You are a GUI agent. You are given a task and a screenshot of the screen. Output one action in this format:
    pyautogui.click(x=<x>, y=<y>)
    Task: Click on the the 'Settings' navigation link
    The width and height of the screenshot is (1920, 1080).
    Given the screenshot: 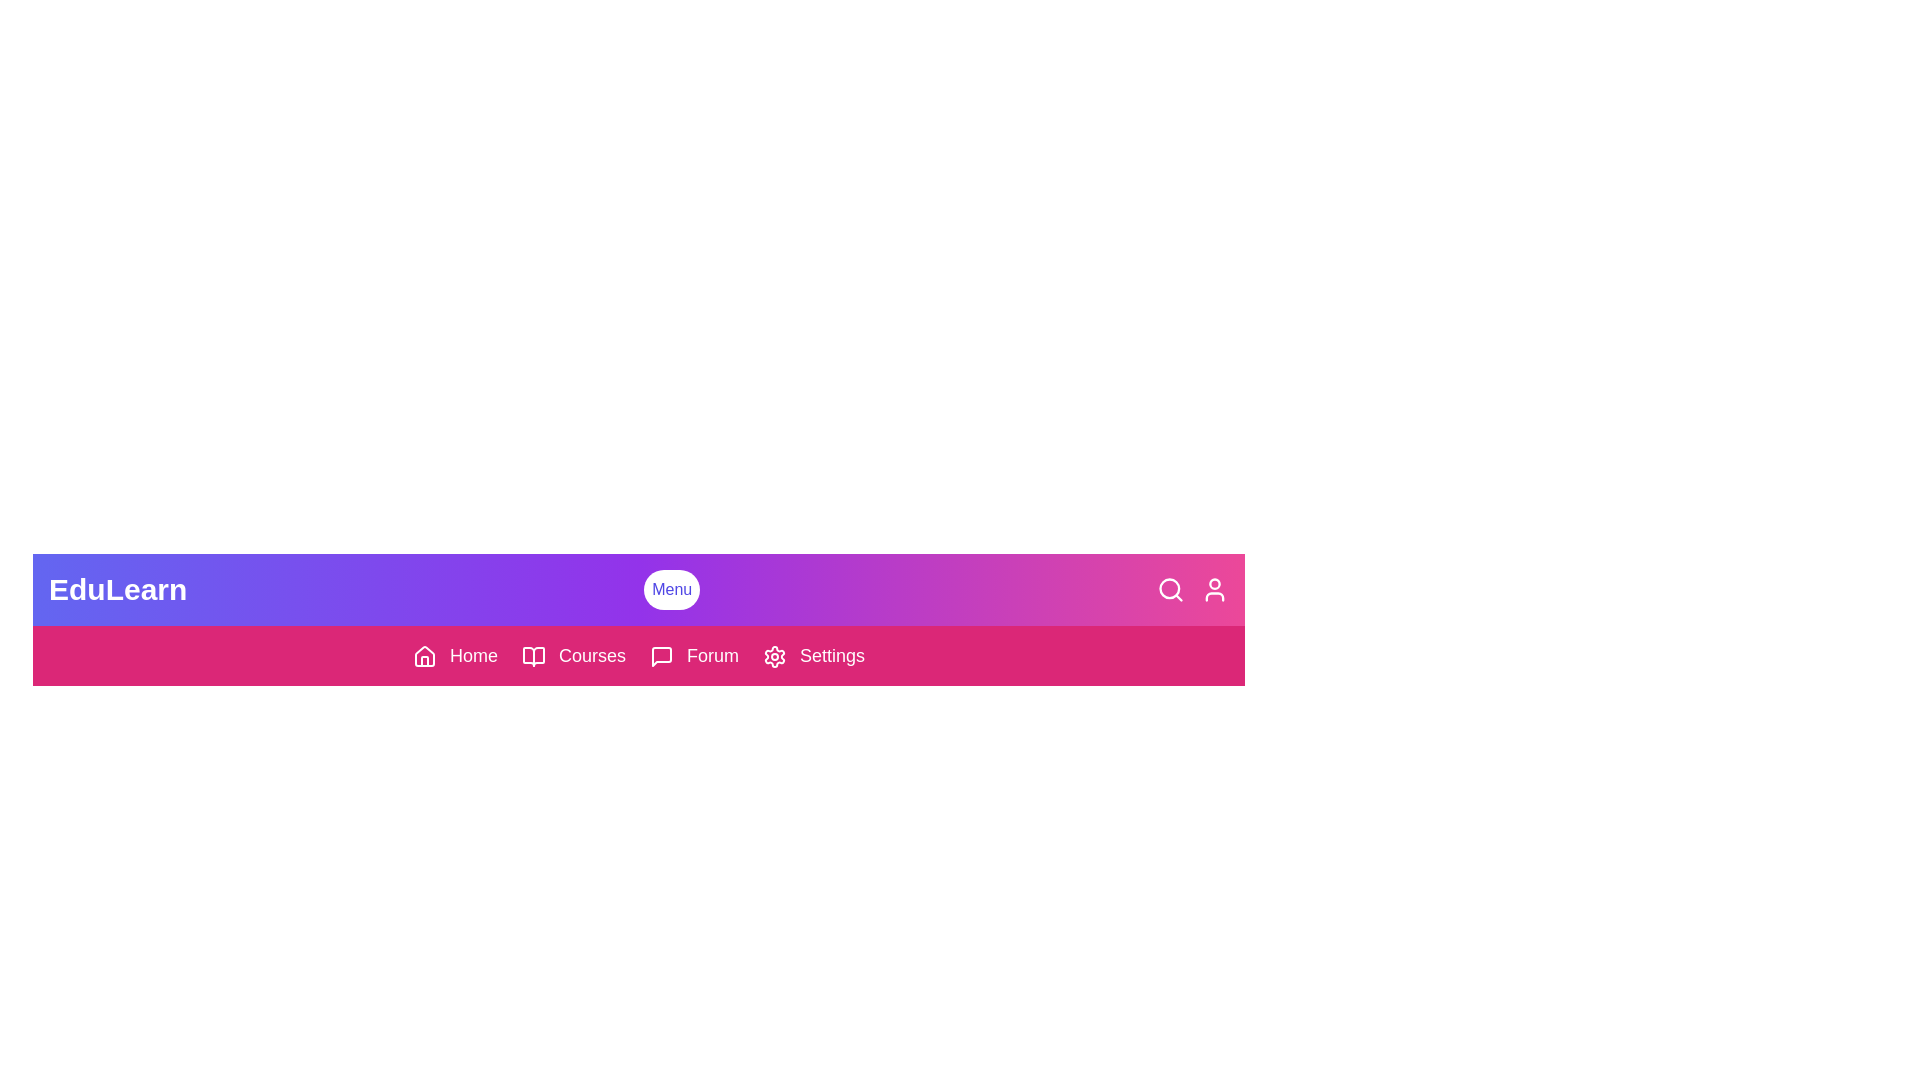 What is the action you would take?
    pyautogui.click(x=814, y=655)
    